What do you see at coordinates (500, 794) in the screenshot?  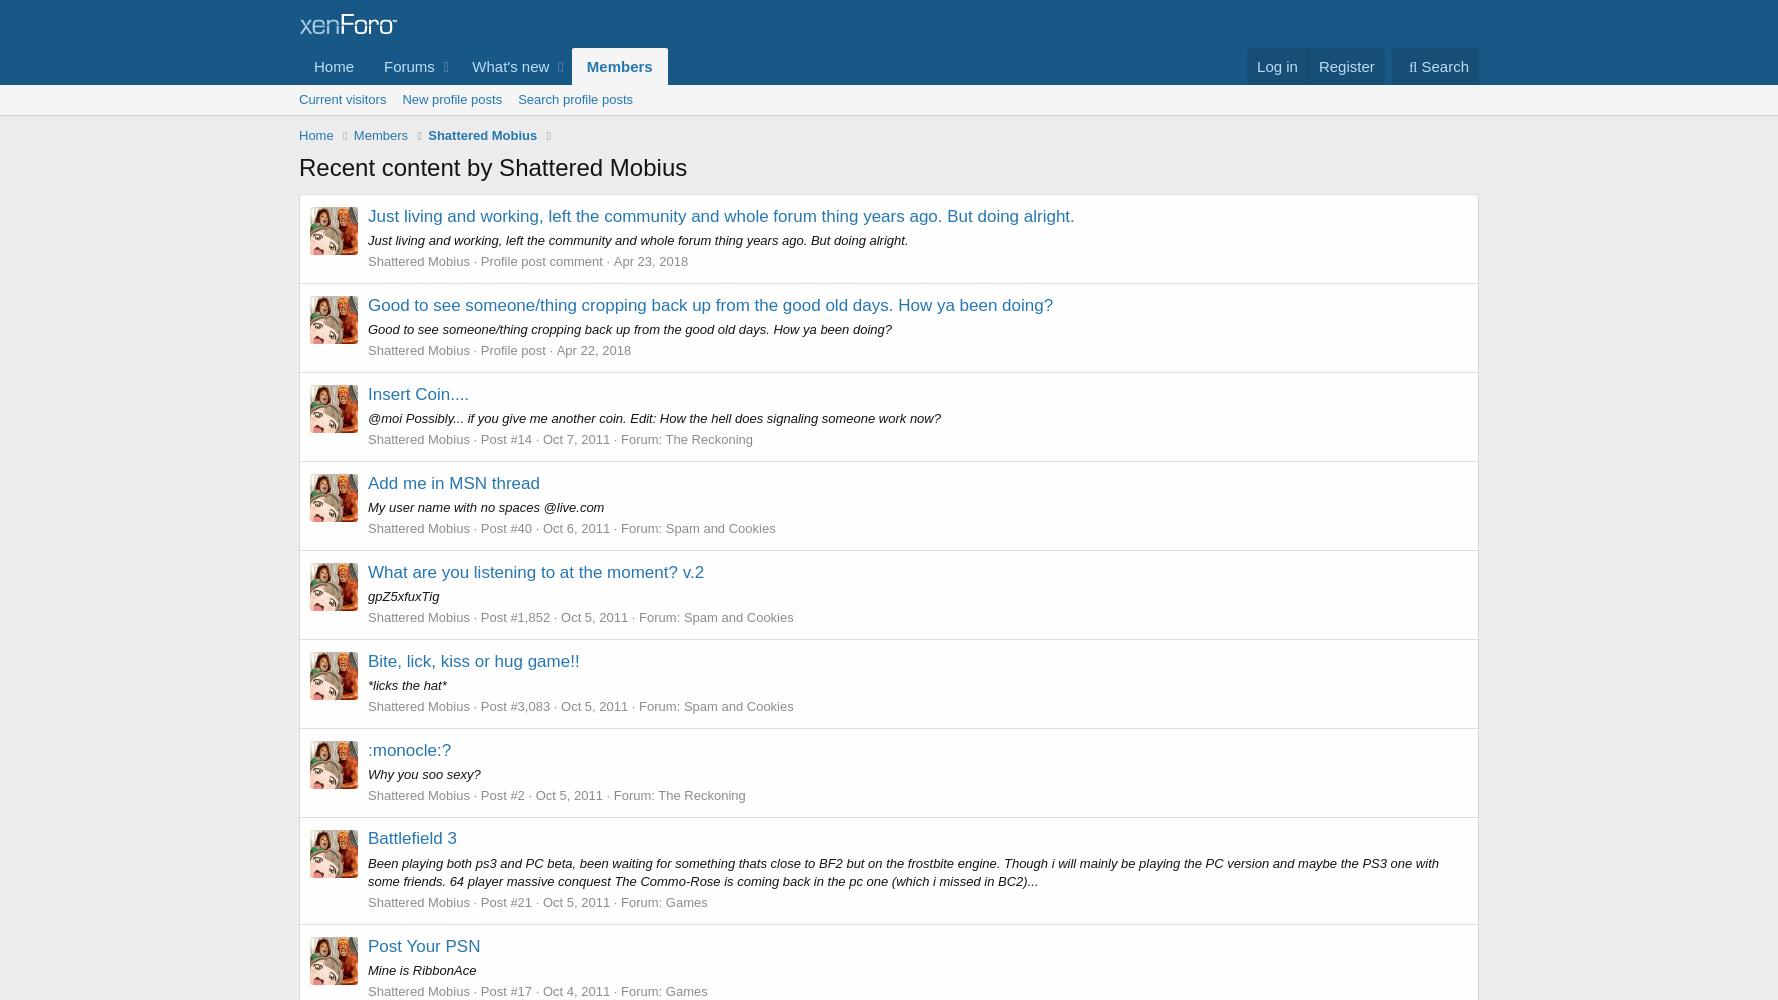 I see `'Post #2'` at bounding box center [500, 794].